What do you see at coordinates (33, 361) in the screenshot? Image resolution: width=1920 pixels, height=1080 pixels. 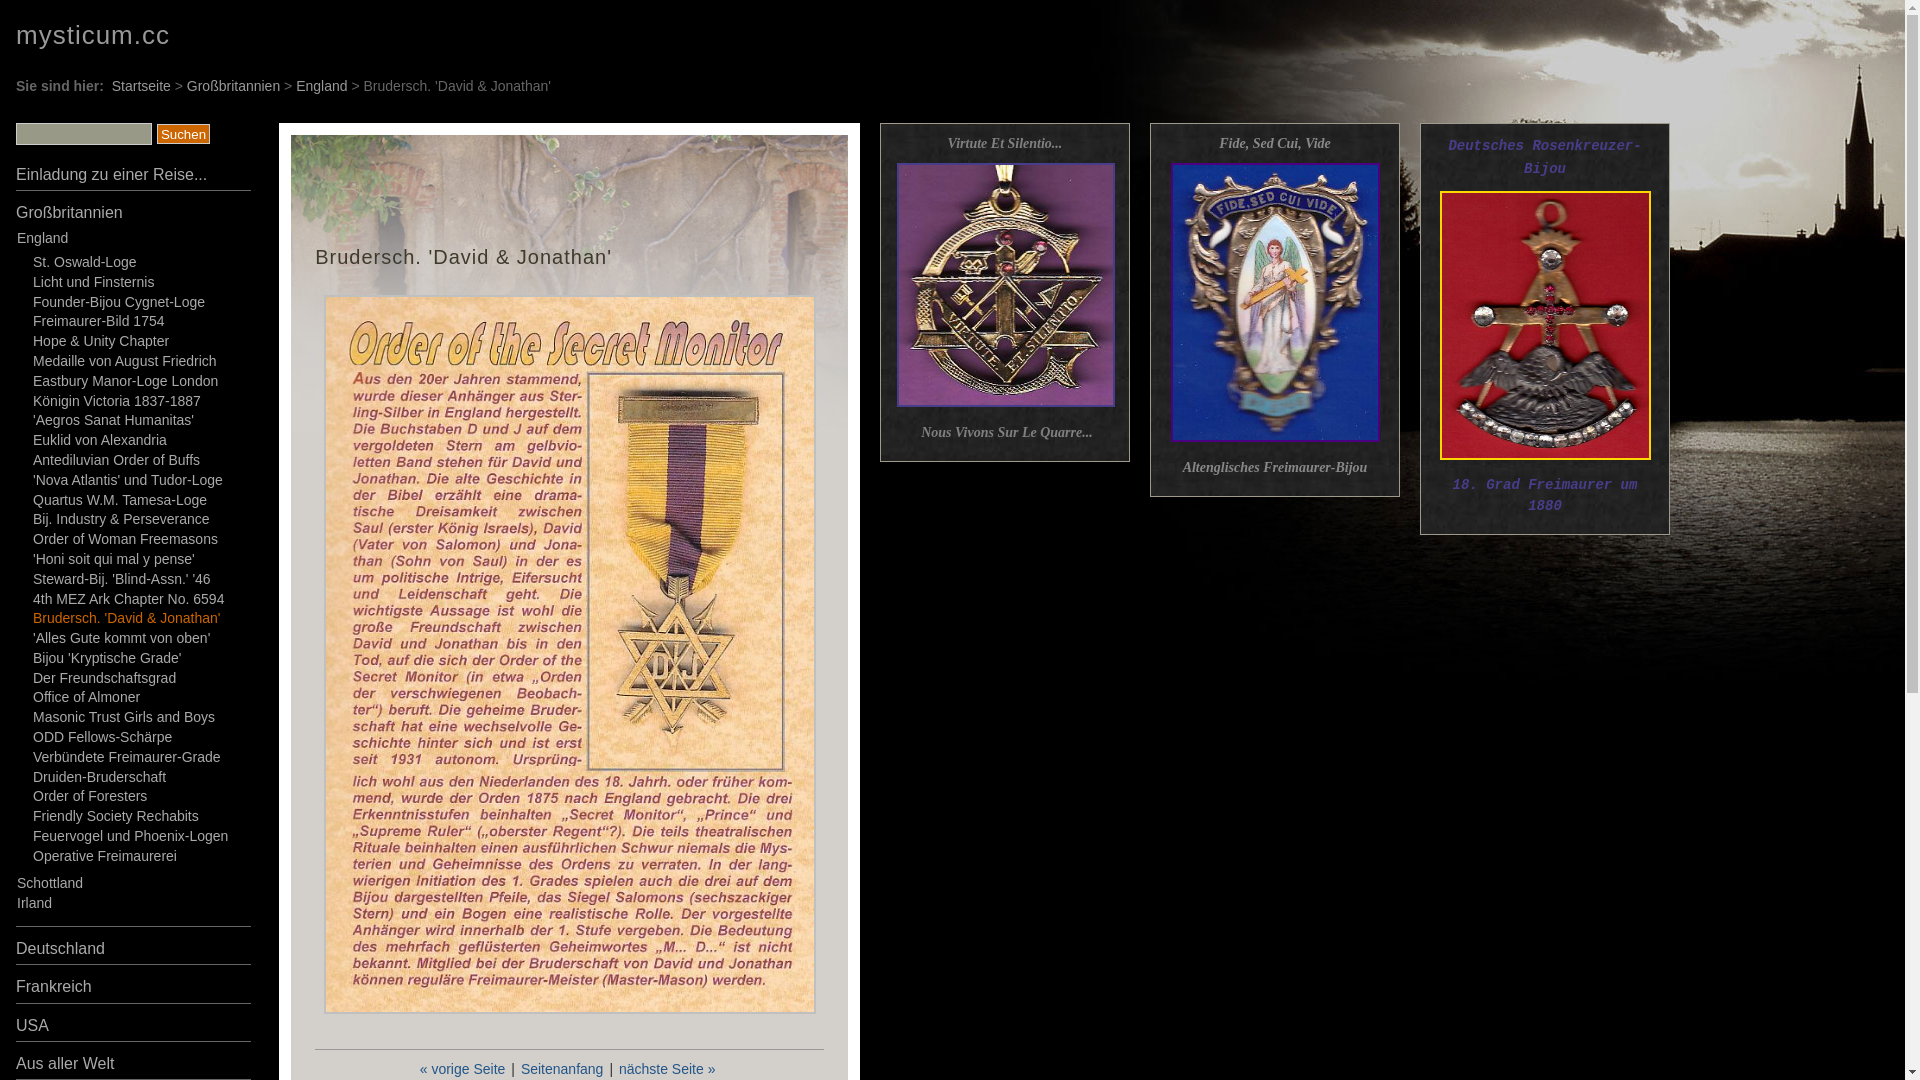 I see `'Medaille von August Friedrich'` at bounding box center [33, 361].